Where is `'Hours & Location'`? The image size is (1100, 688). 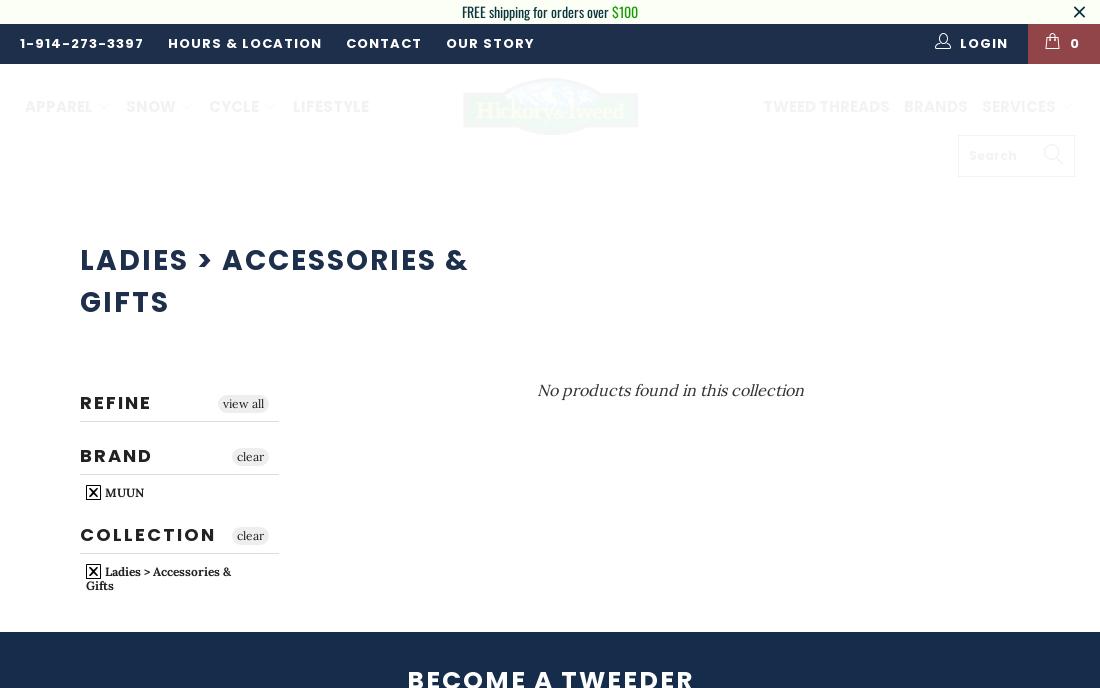 'Hours & Location' is located at coordinates (244, 41).